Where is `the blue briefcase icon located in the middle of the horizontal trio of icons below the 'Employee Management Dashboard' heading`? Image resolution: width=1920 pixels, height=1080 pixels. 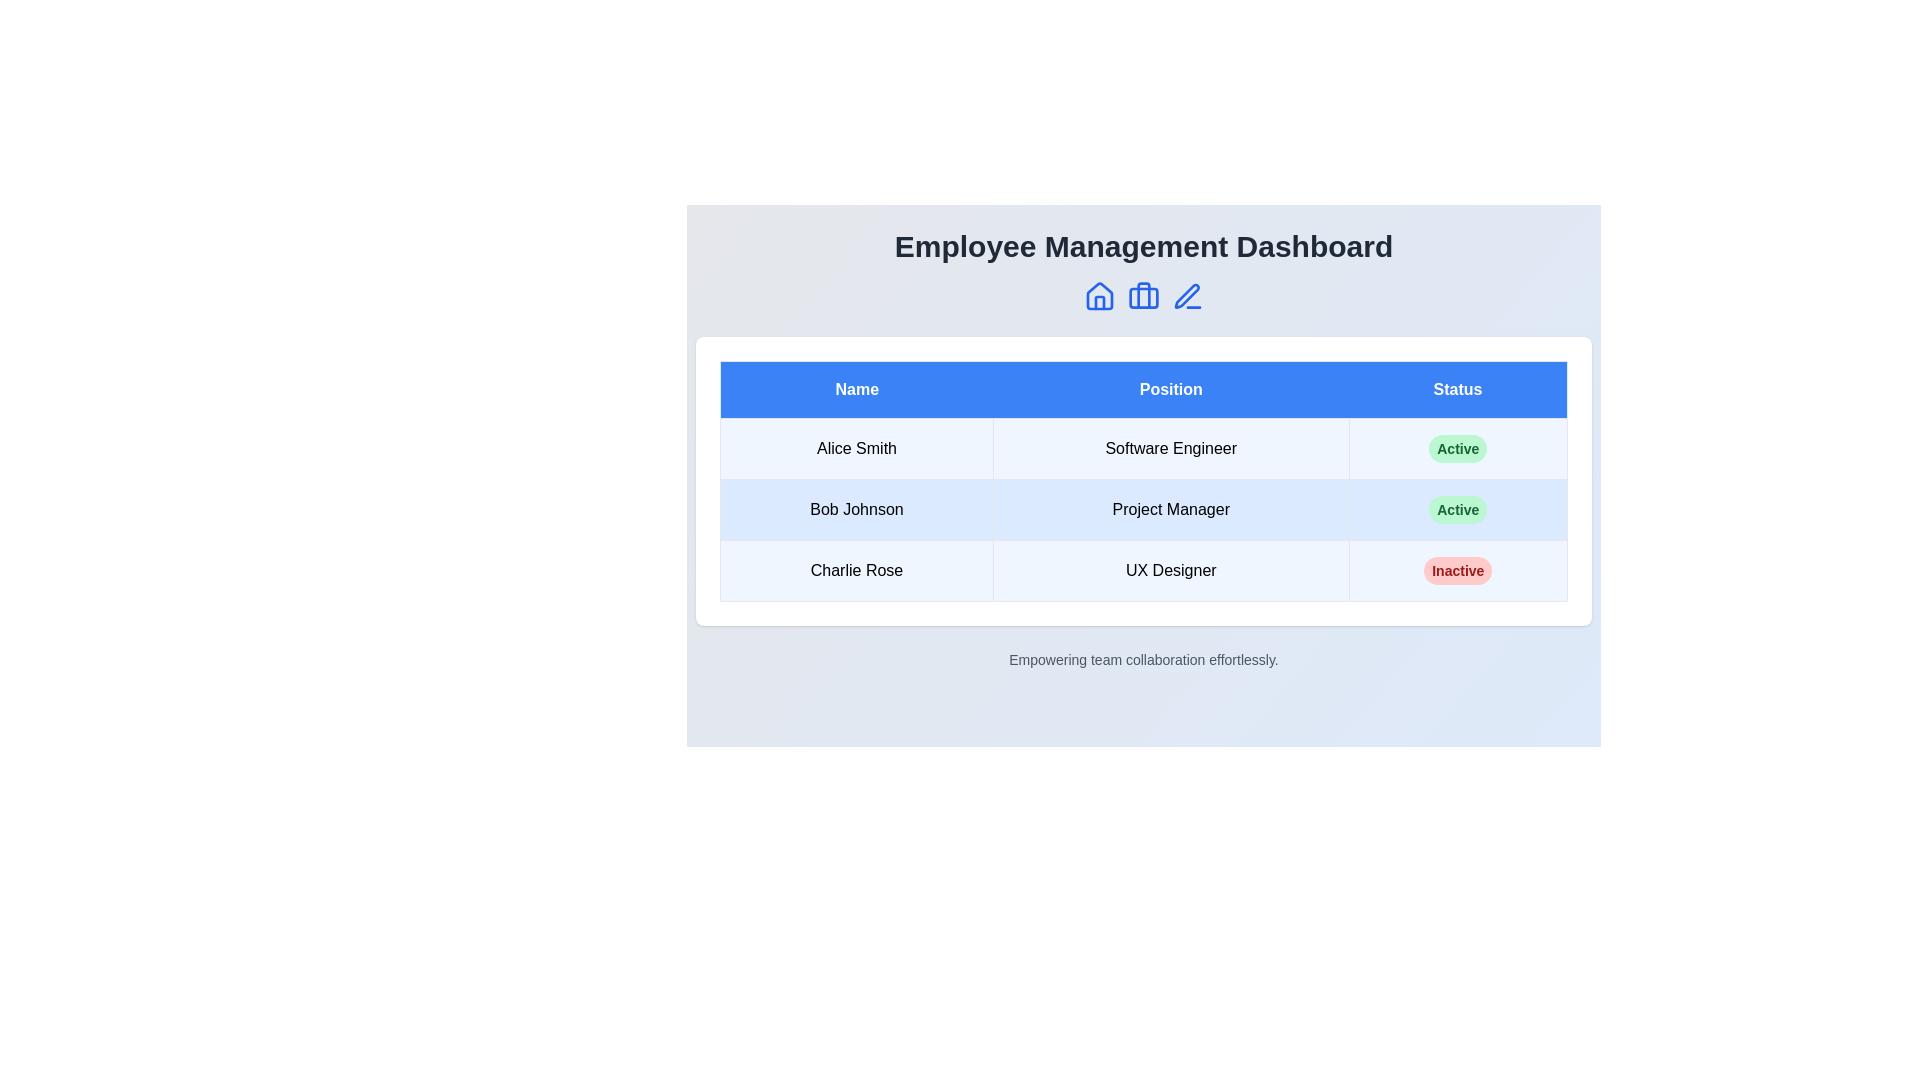
the blue briefcase icon located in the middle of the horizontal trio of icons below the 'Employee Management Dashboard' heading is located at coordinates (1143, 297).